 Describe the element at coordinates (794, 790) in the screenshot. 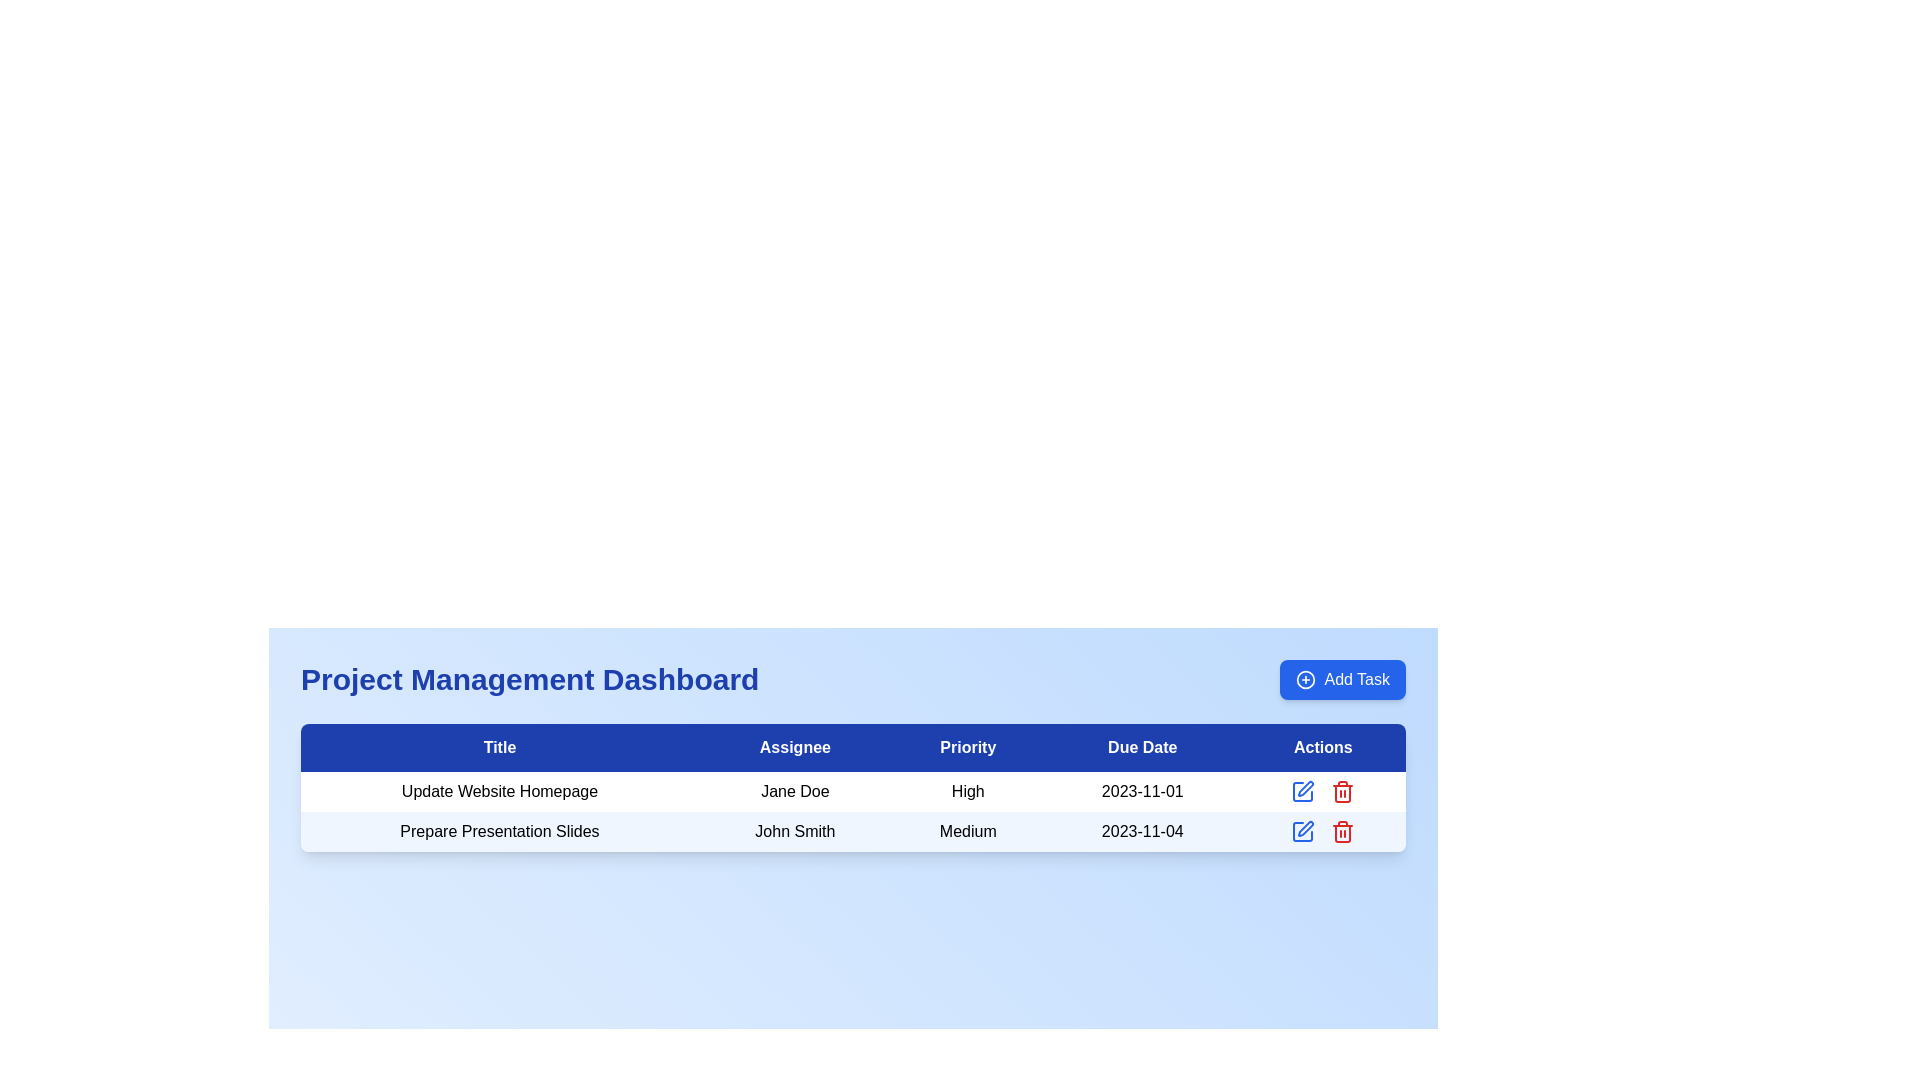

I see `the text label displaying 'Jane Doe' in the data table row labeled 'Update Website Homepage'` at that location.